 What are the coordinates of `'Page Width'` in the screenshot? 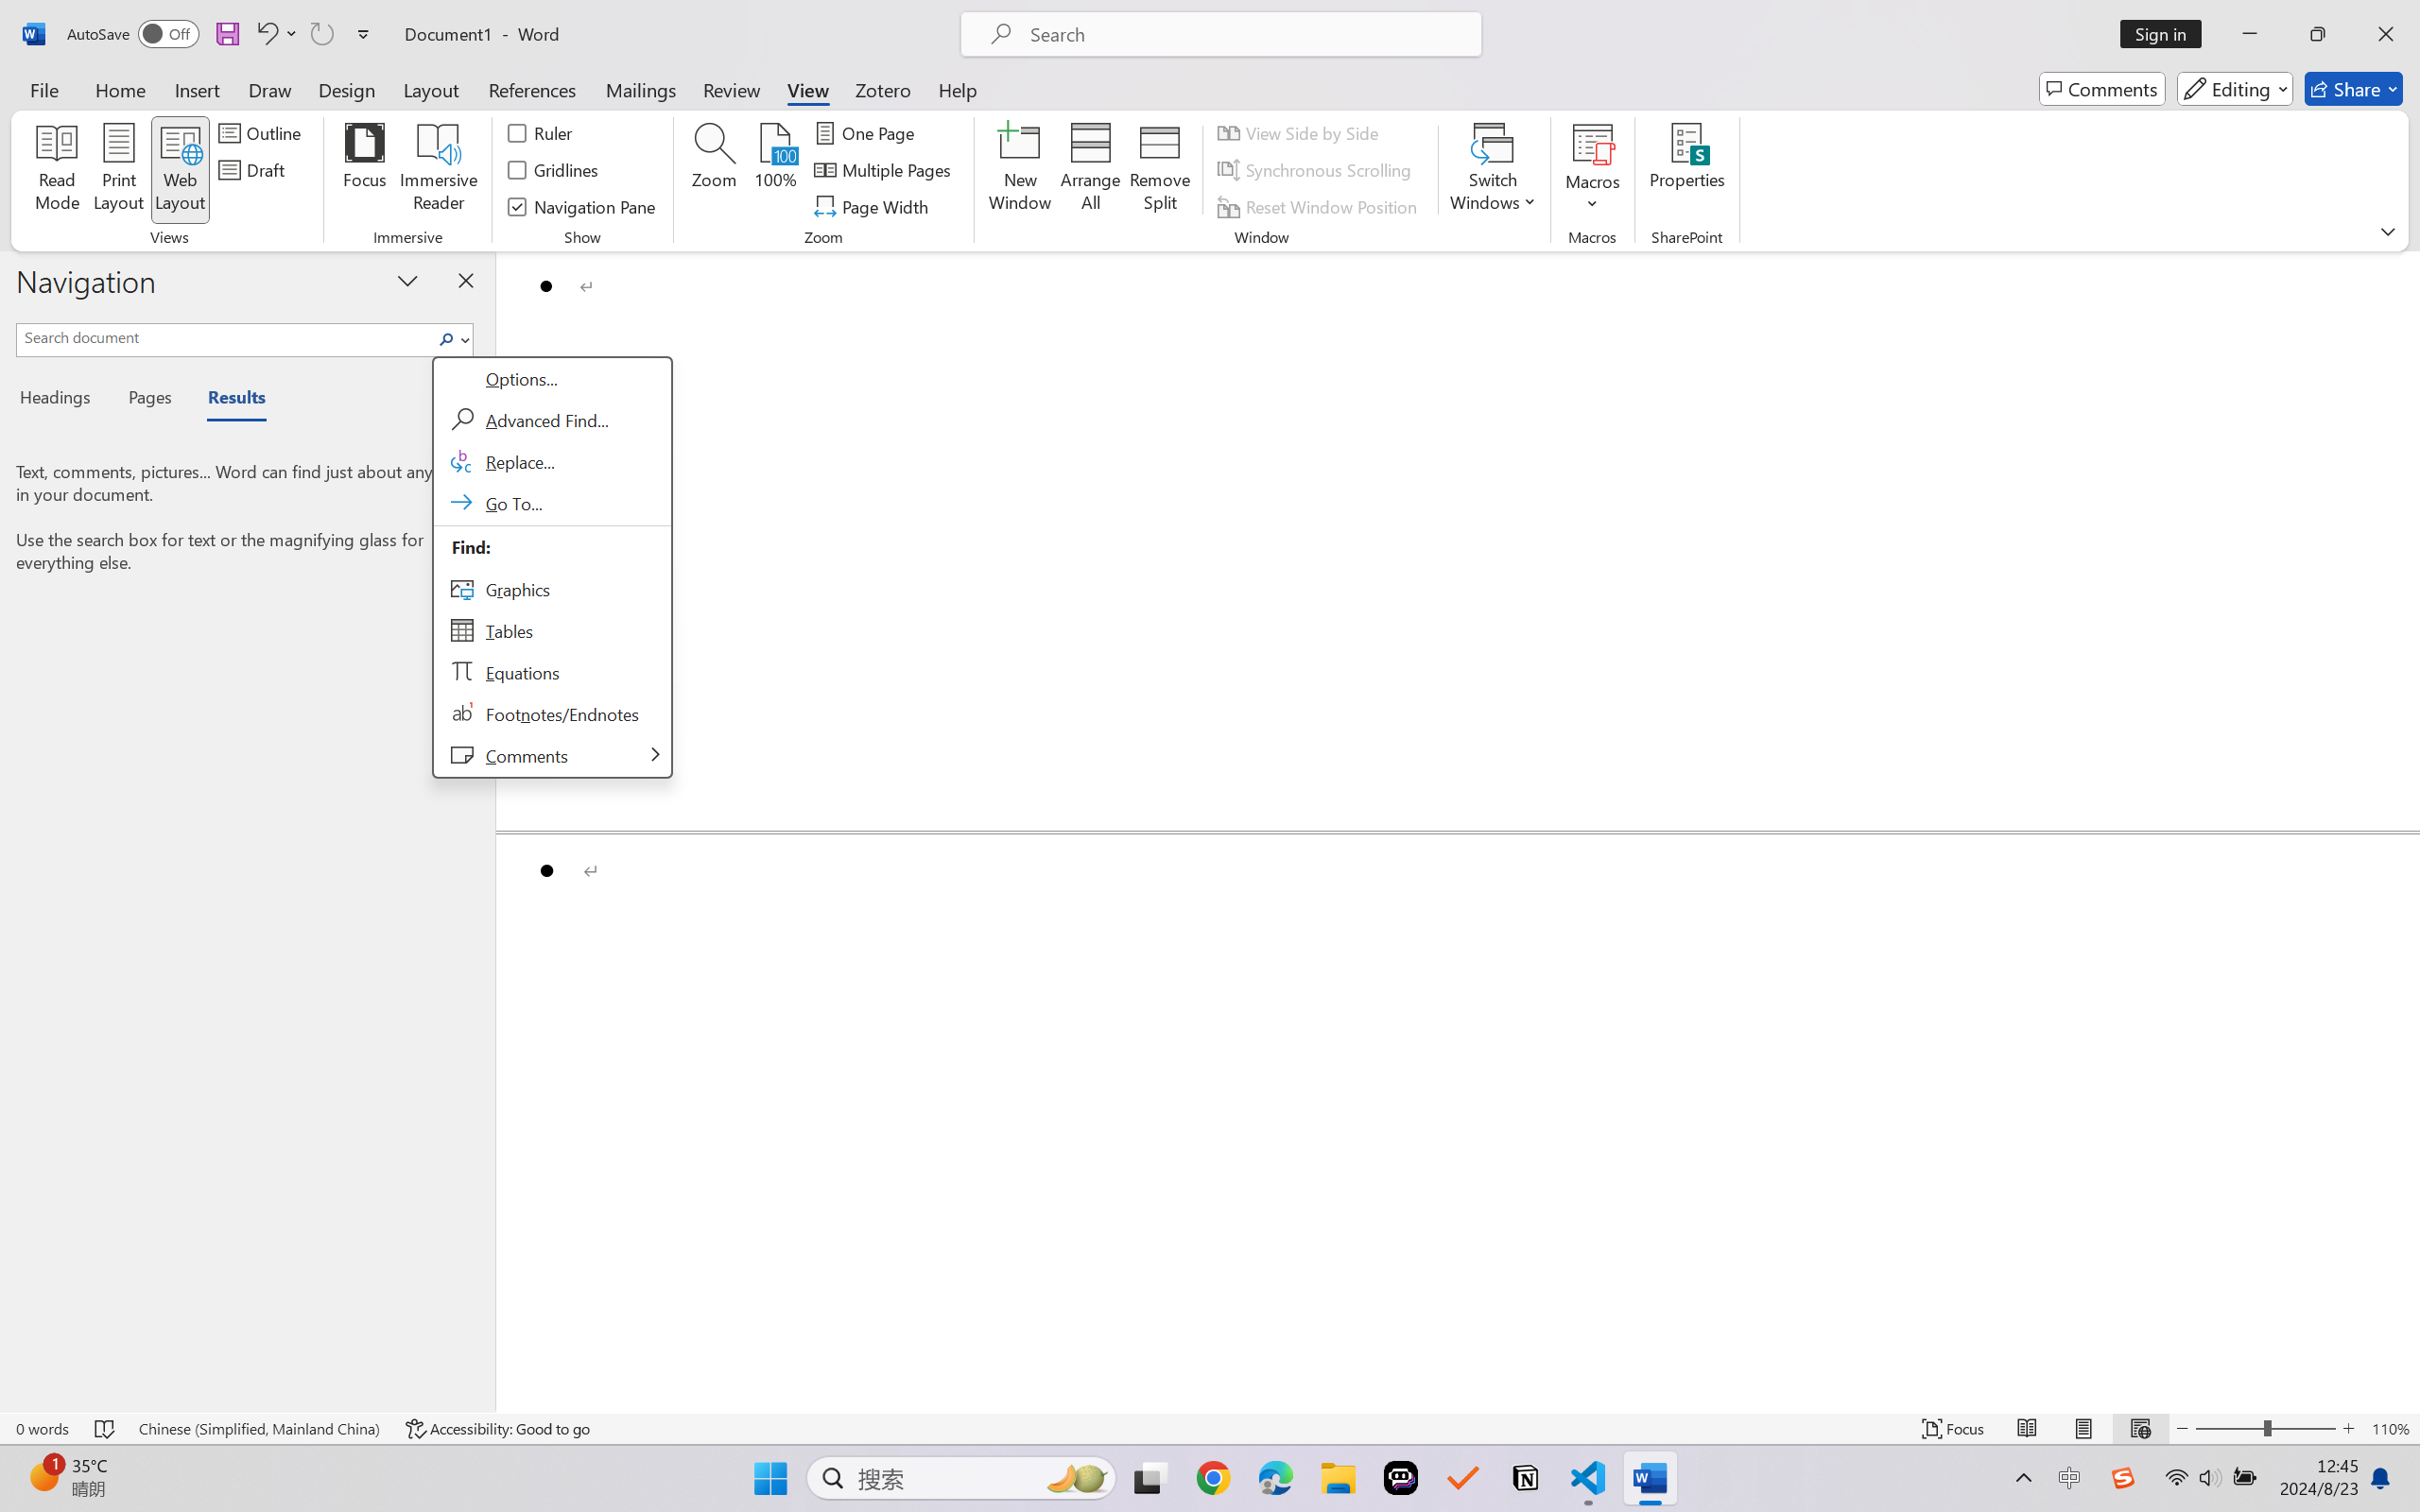 It's located at (873, 207).